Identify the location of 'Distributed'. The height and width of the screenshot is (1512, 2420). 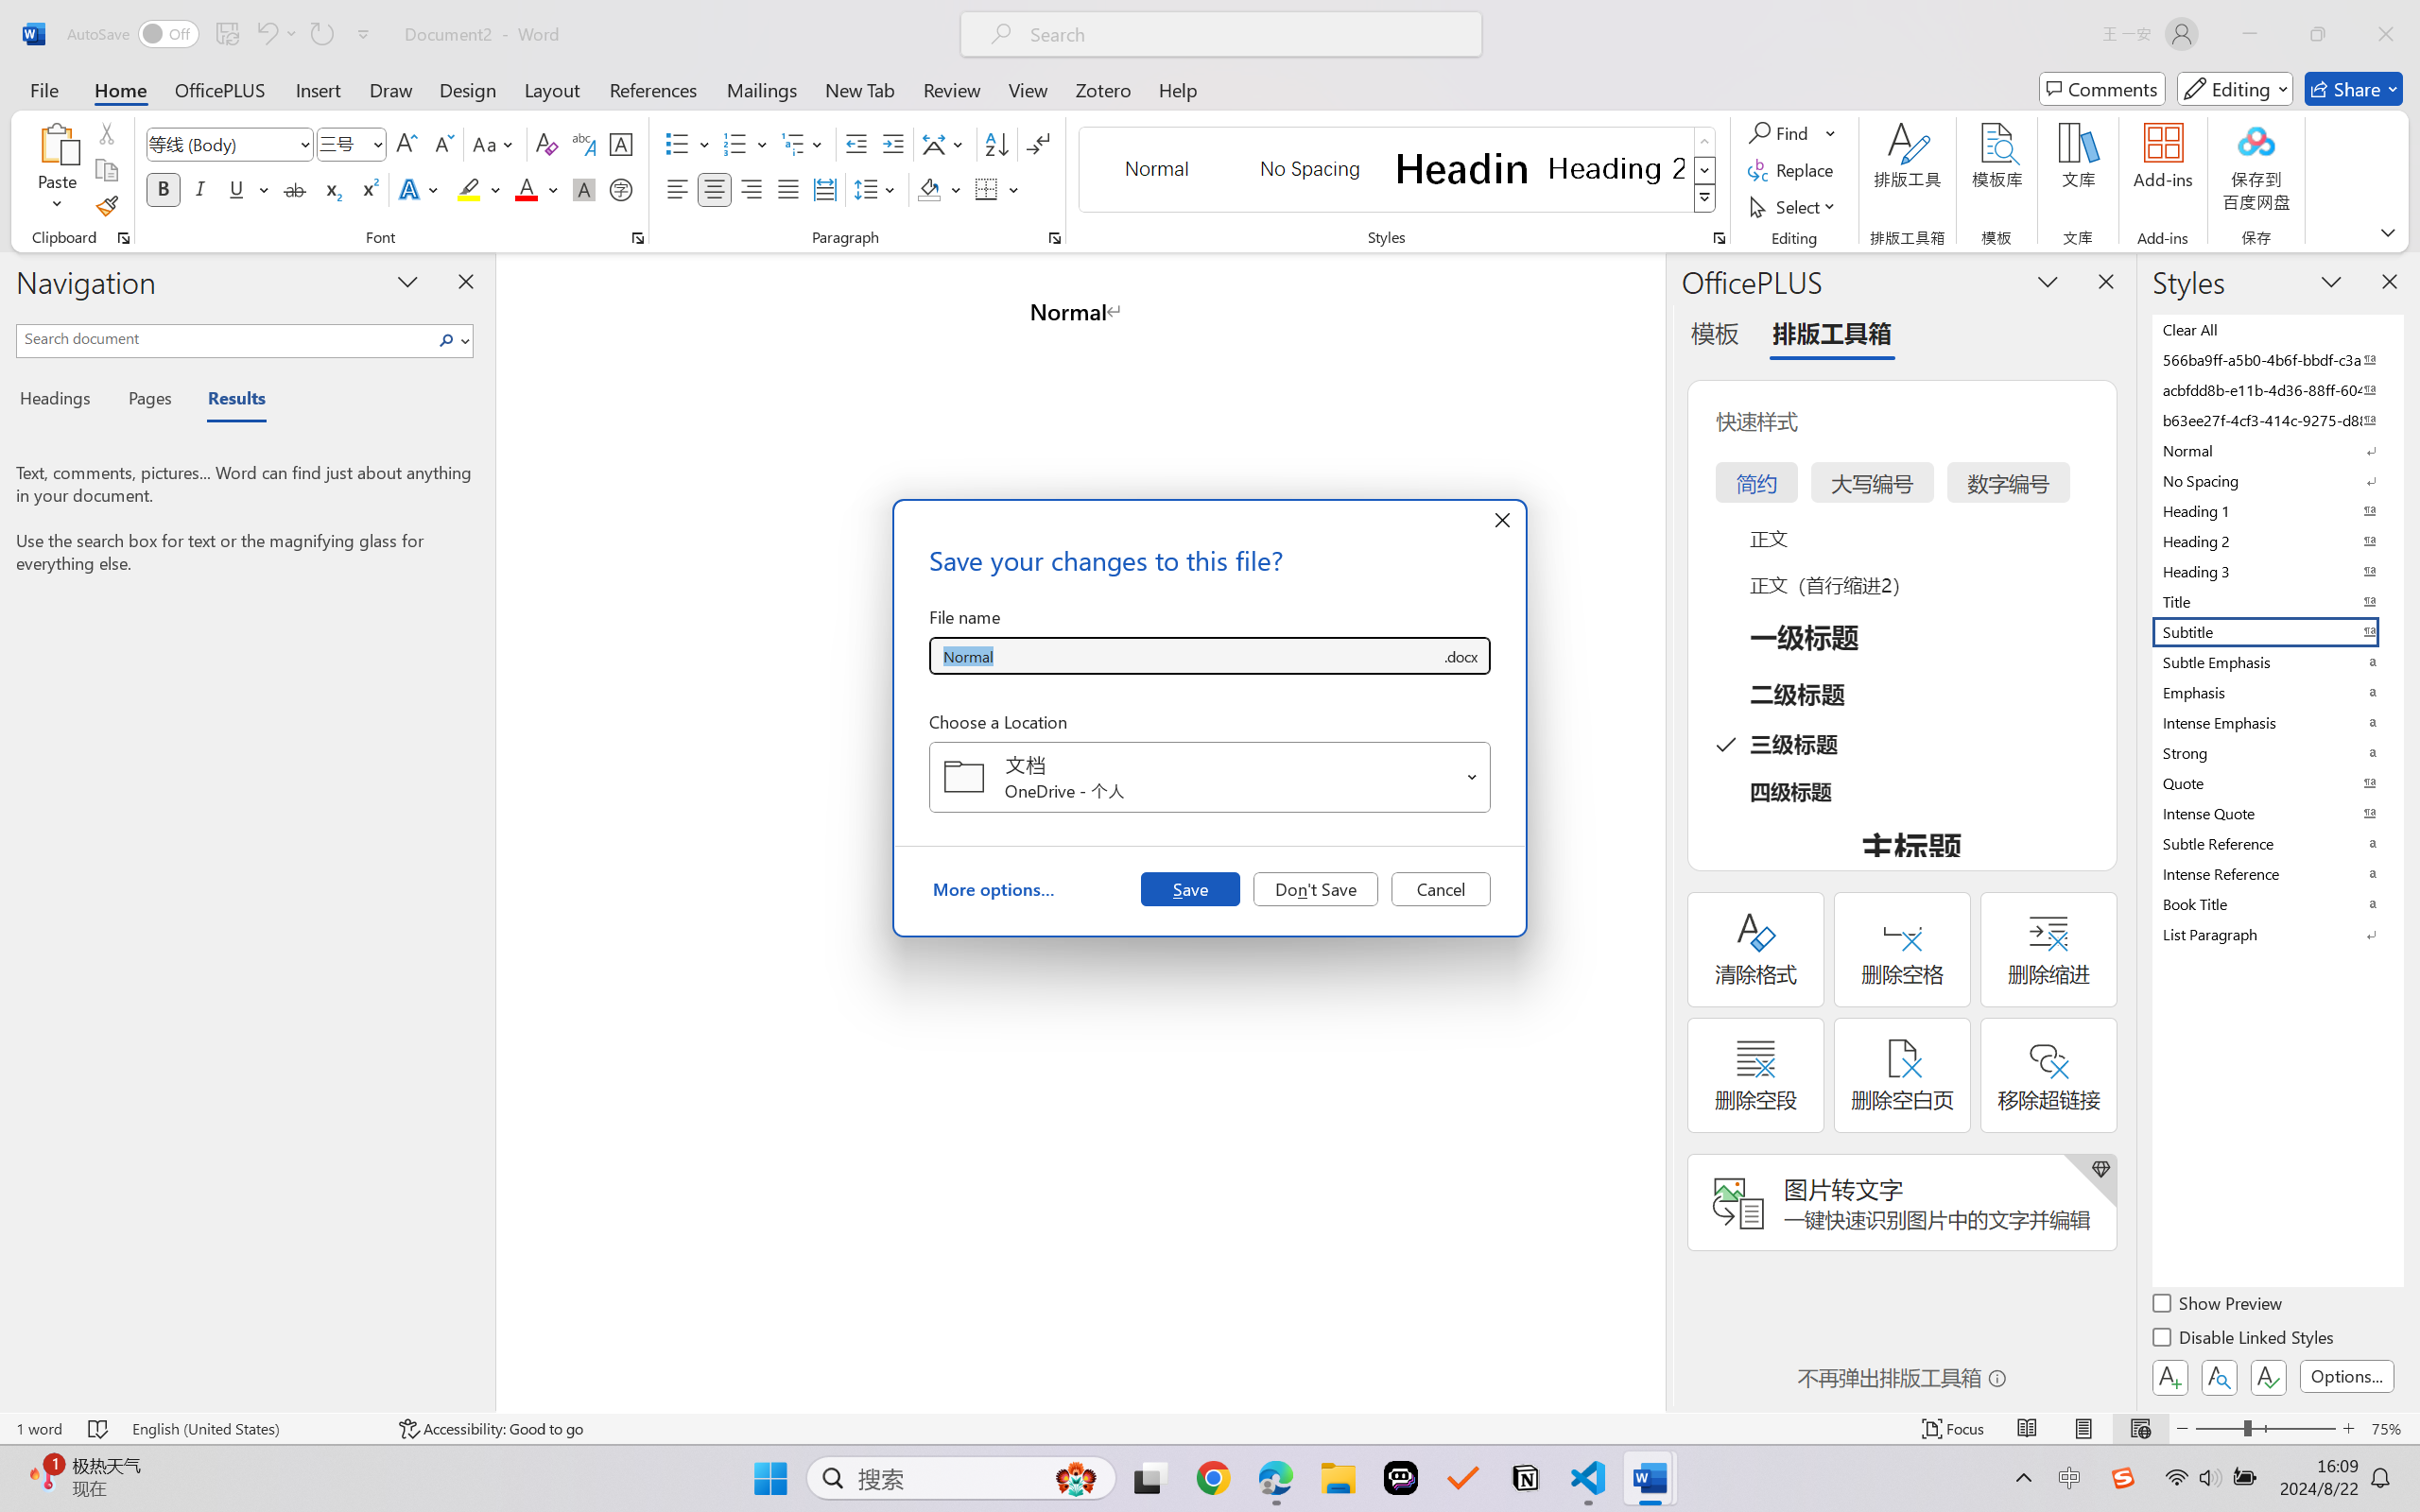
(823, 188).